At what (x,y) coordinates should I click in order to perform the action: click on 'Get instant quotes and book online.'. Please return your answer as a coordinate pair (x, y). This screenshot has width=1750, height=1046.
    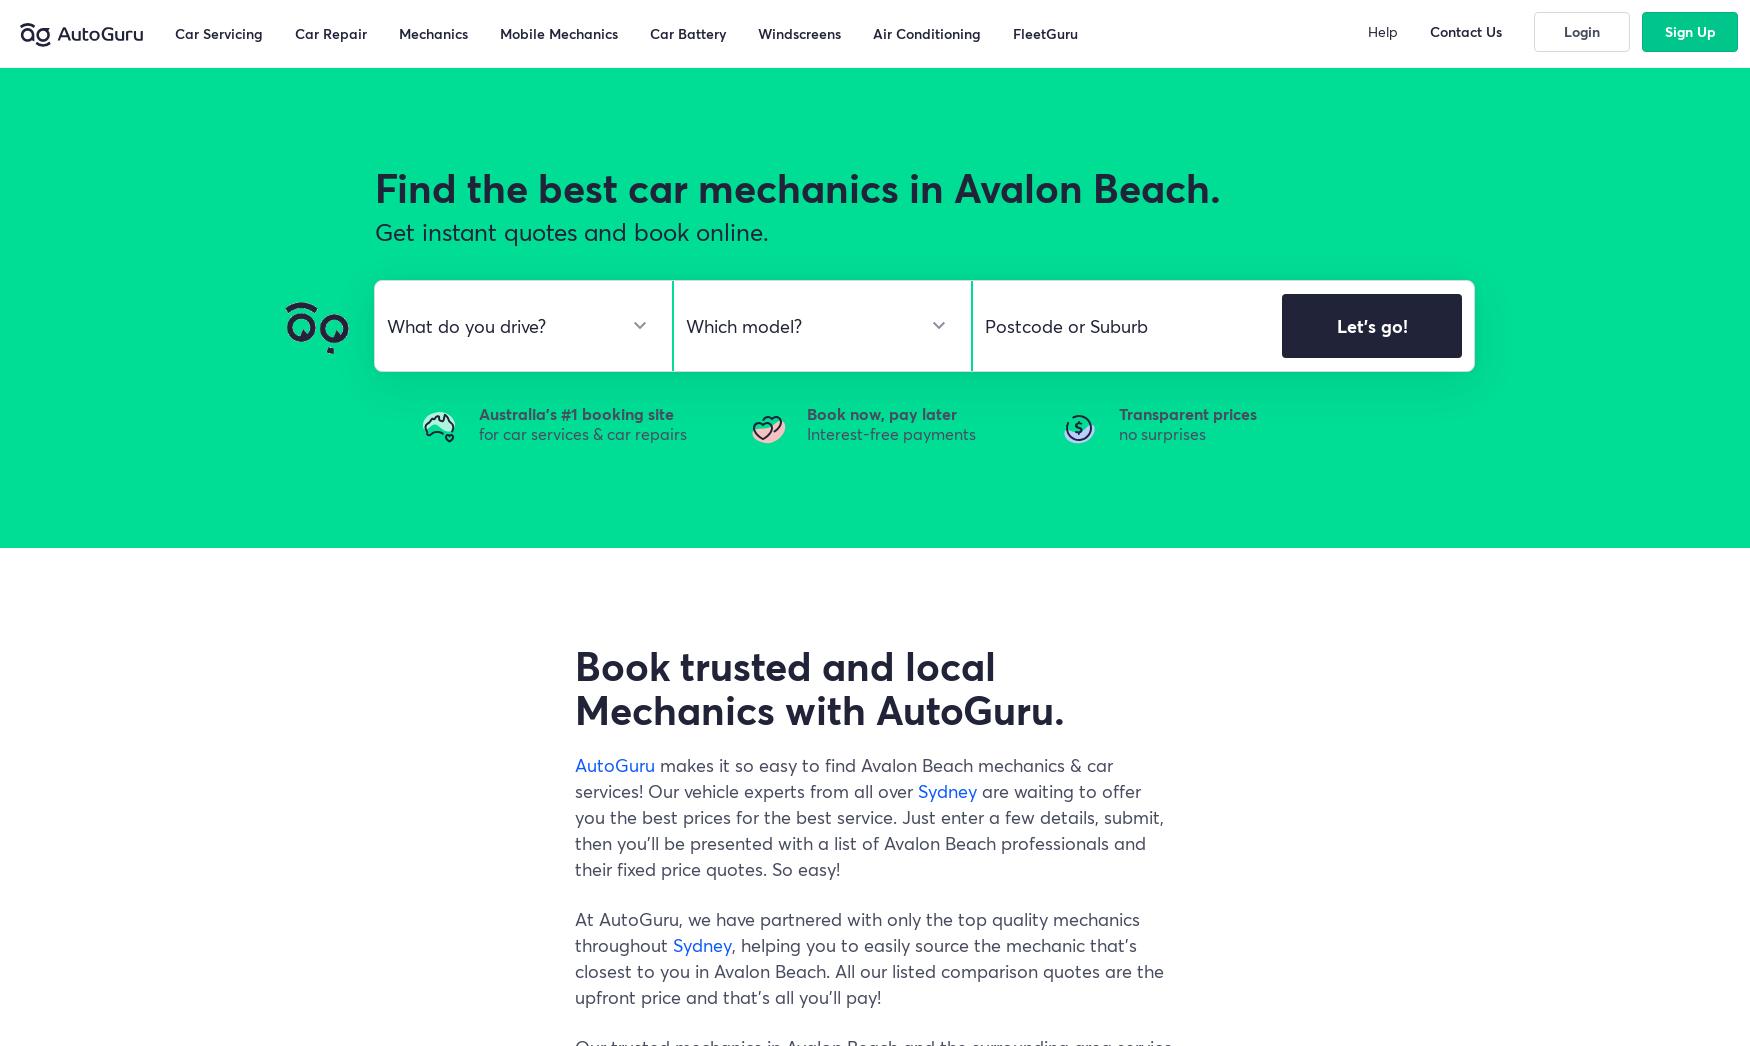
    Looking at the image, I should click on (572, 231).